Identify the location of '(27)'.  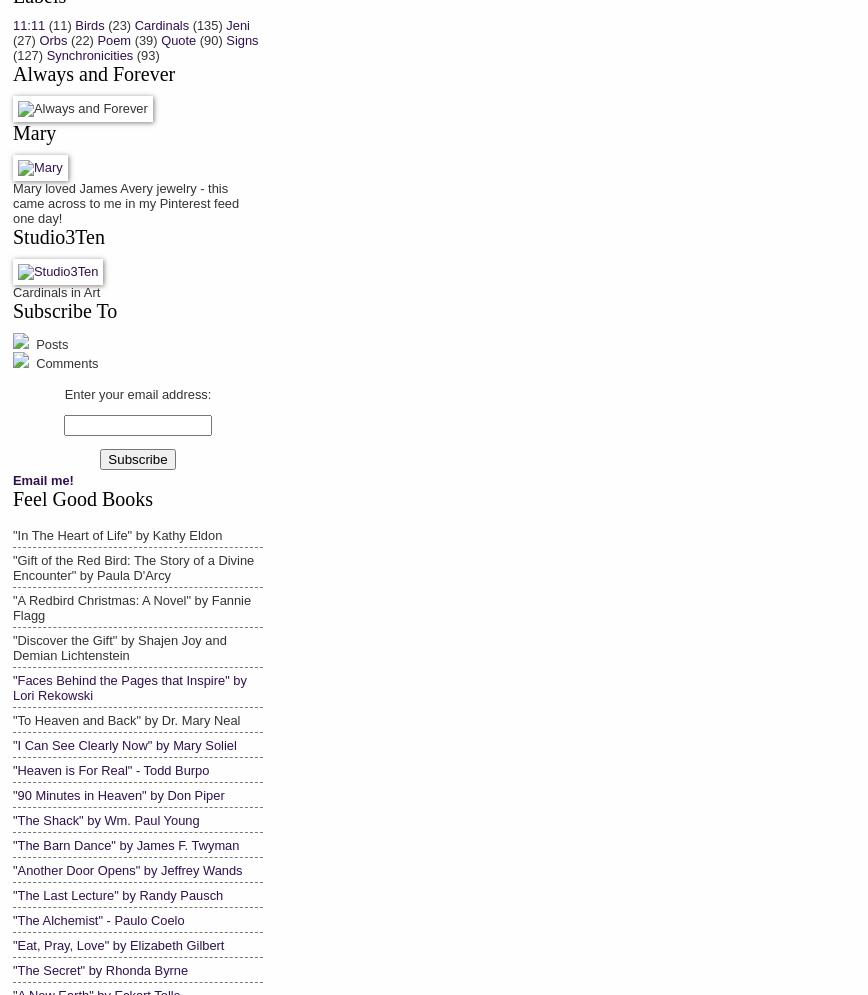
(23, 38).